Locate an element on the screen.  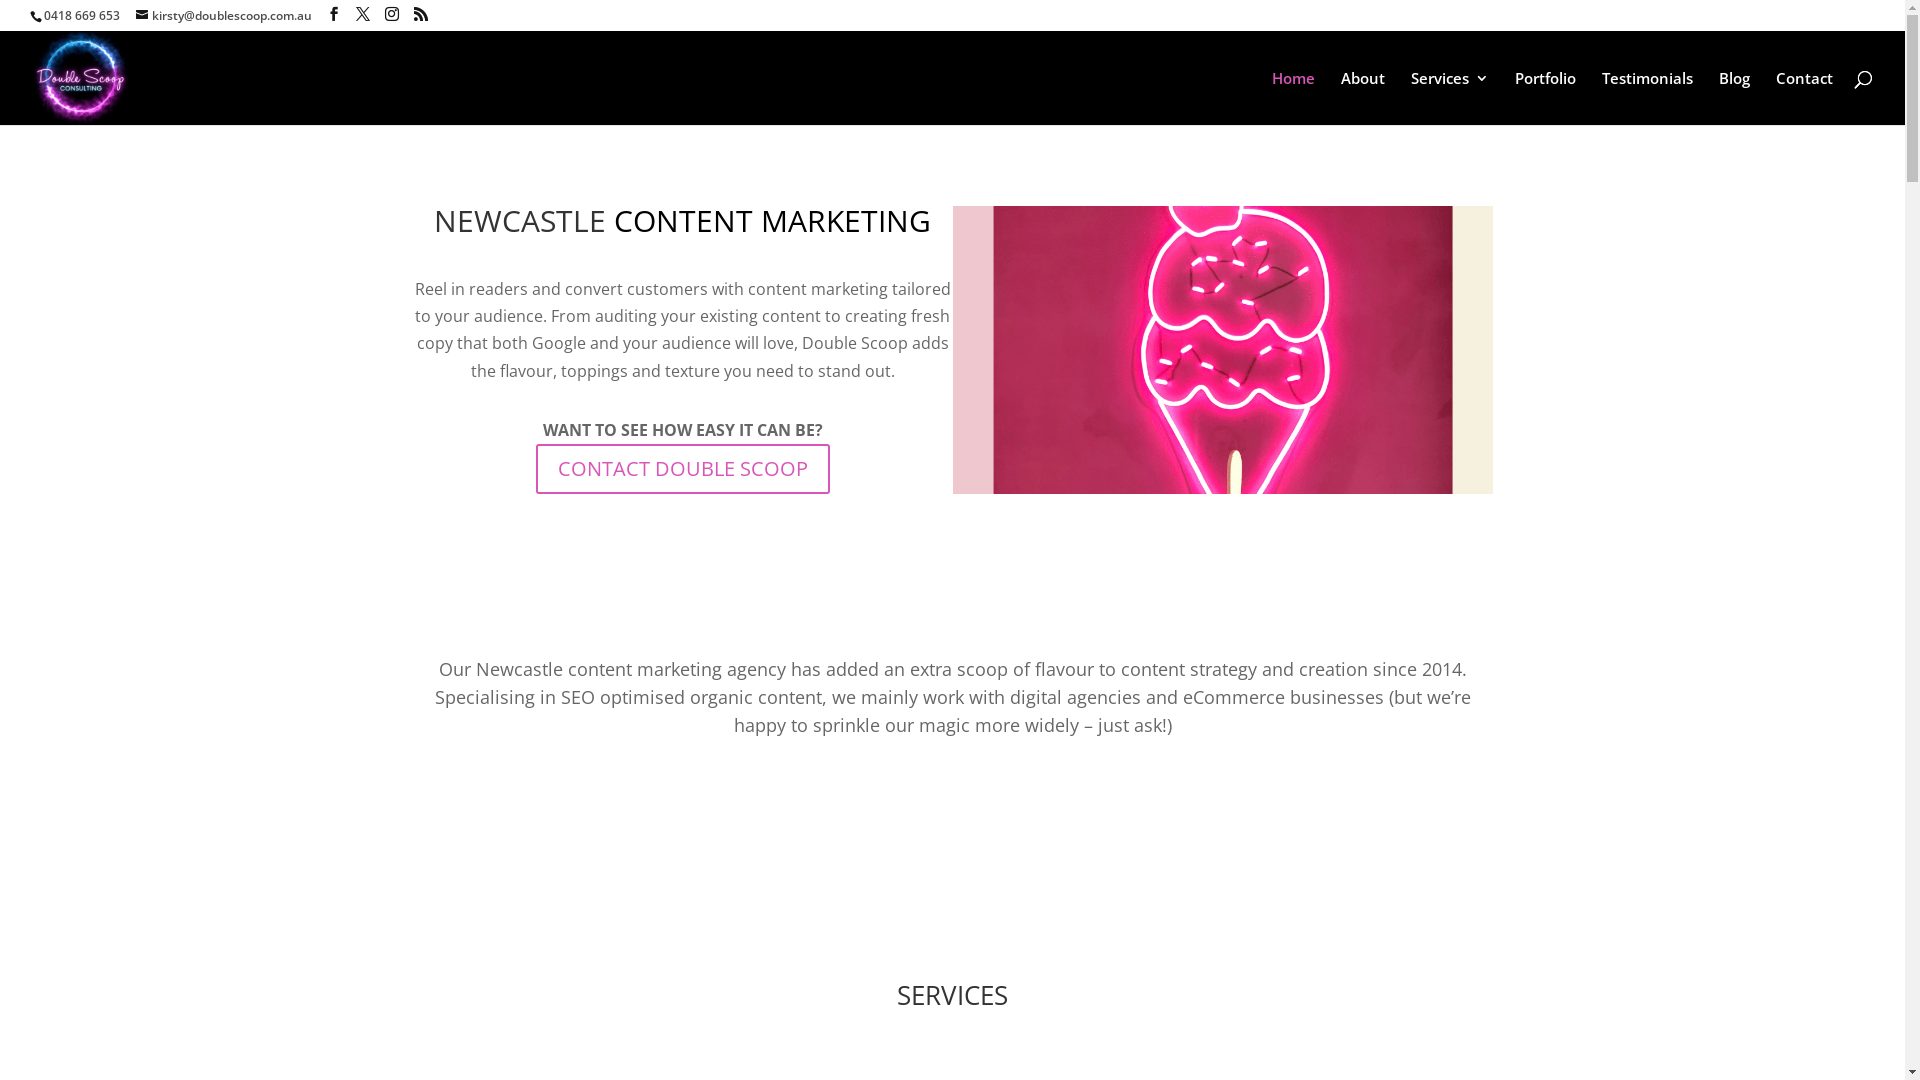
'About' is located at coordinates (950, 793).